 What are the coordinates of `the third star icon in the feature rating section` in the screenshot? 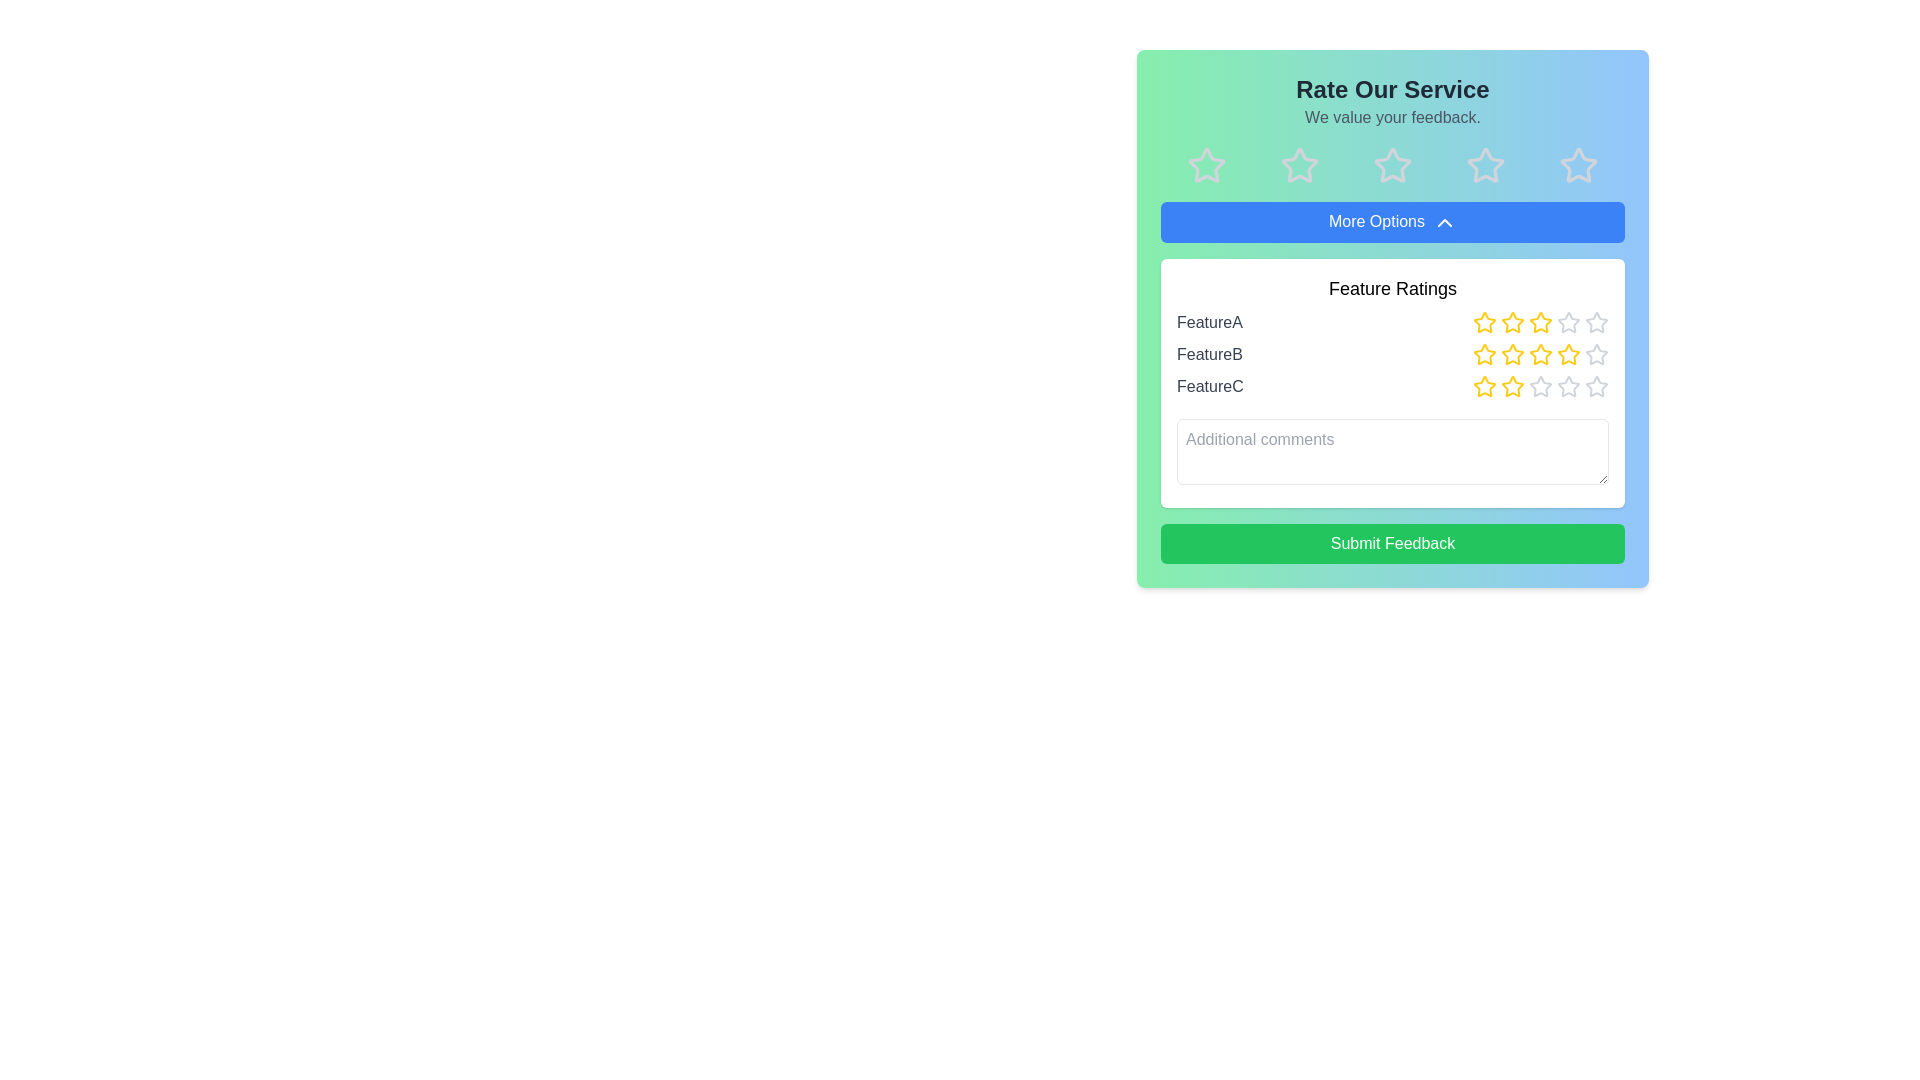 It's located at (1539, 353).